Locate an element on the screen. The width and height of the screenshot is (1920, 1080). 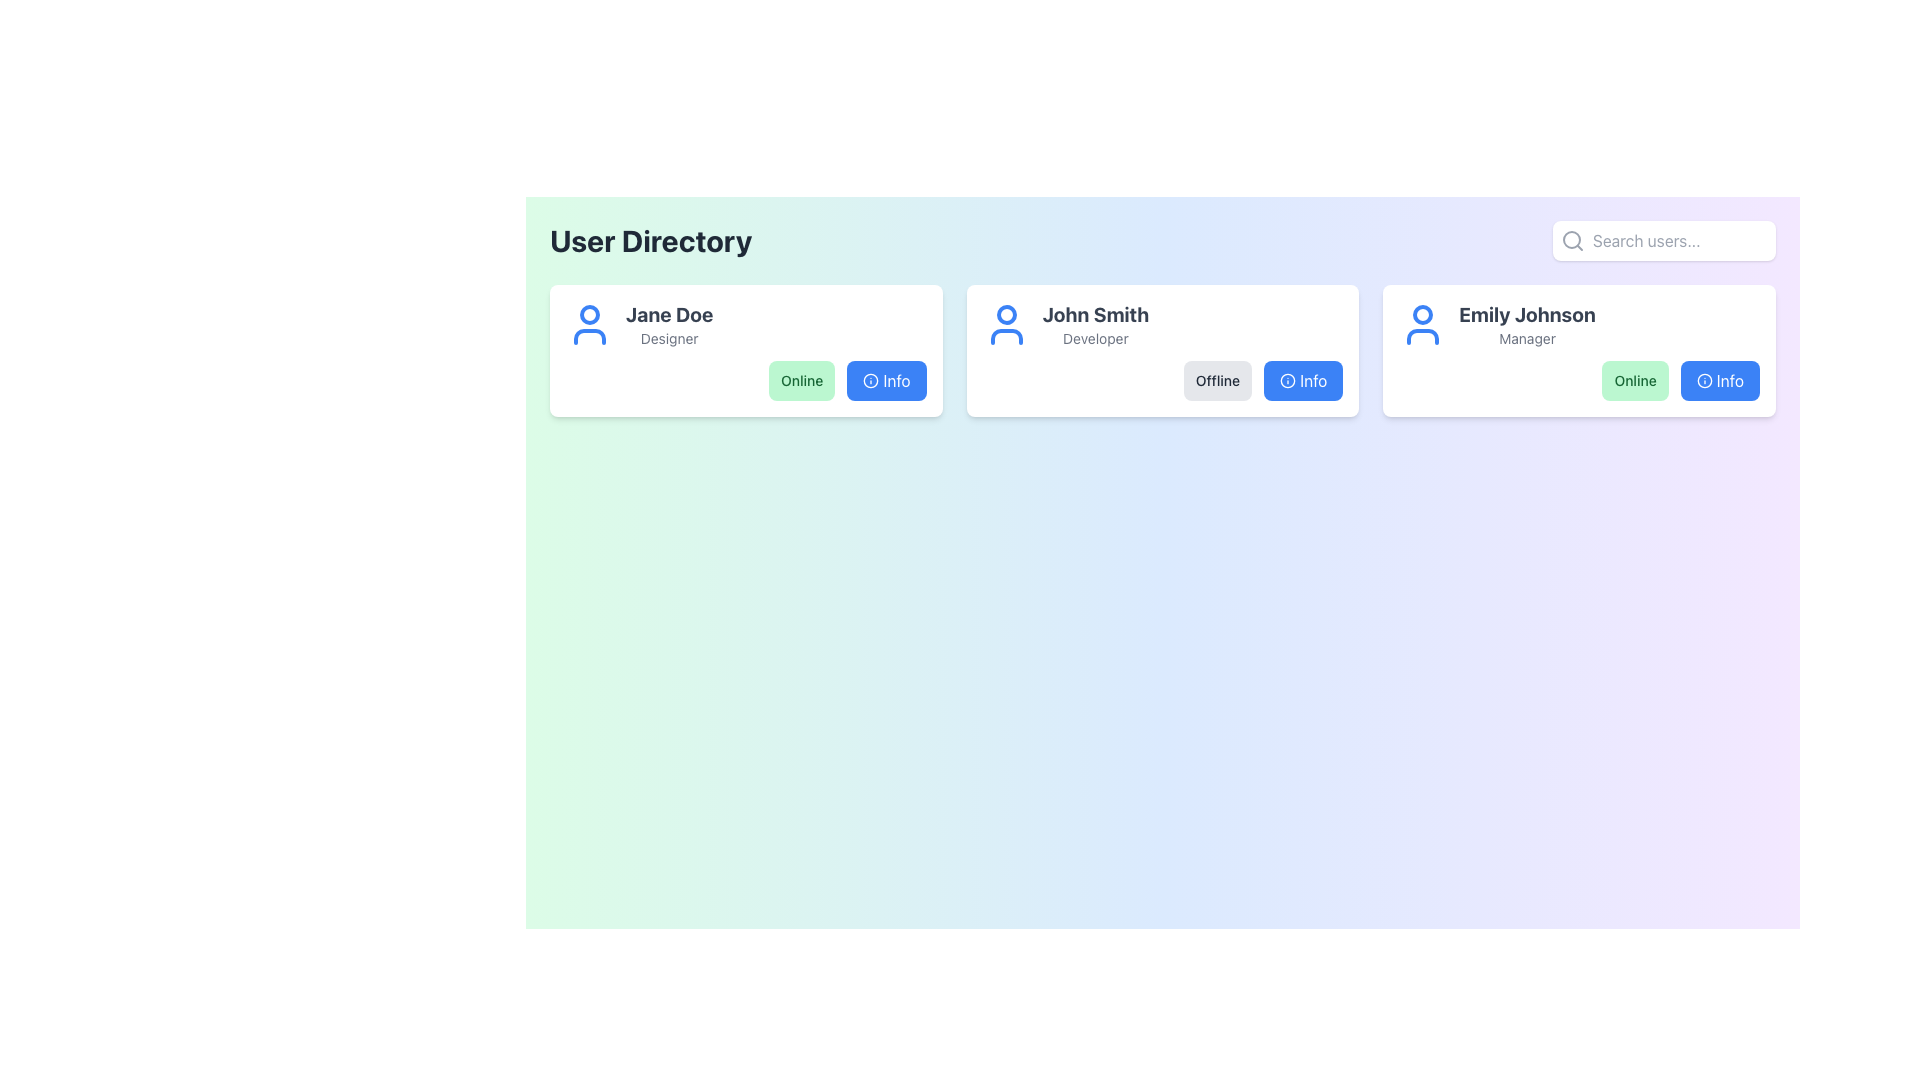
the text label 'Emily Johnson' which is styled in a large, bold, dark gray font and is located at the top of the third user profile card, directly above the text 'Manager' is located at coordinates (1526, 315).